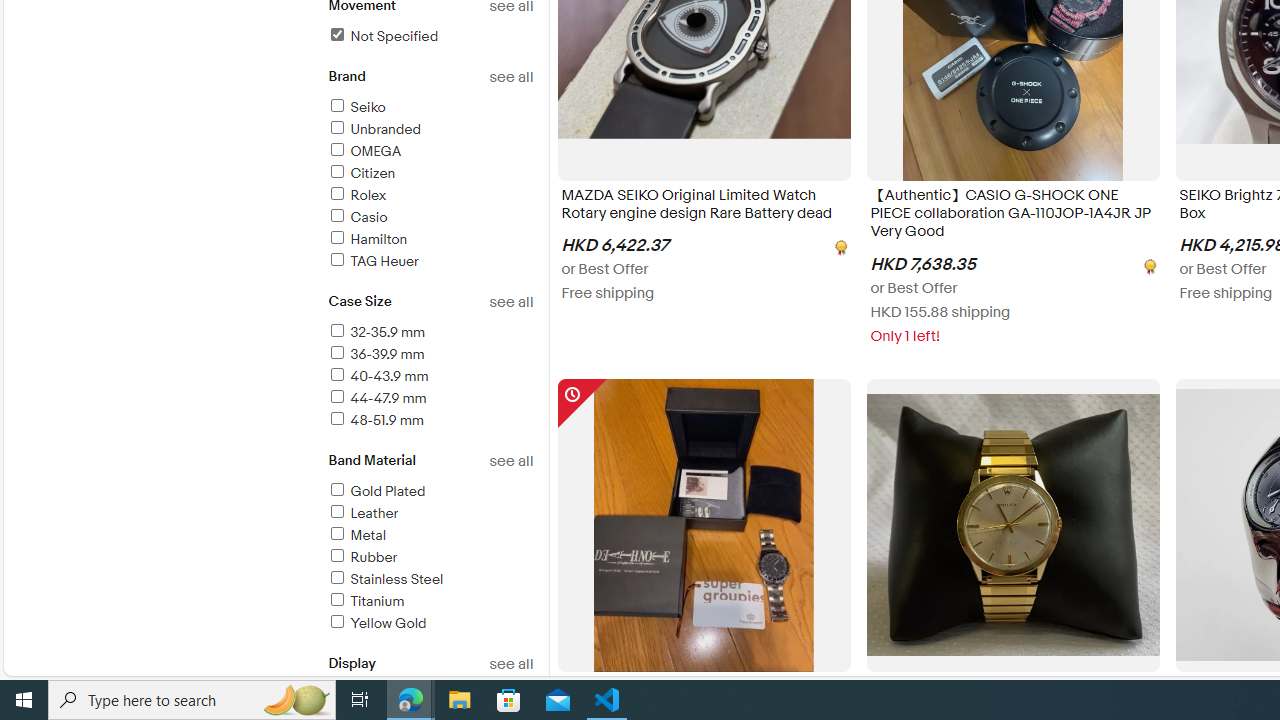 The image size is (1280, 720). Describe the element at coordinates (429, 513) in the screenshot. I see `'Leather'` at that location.